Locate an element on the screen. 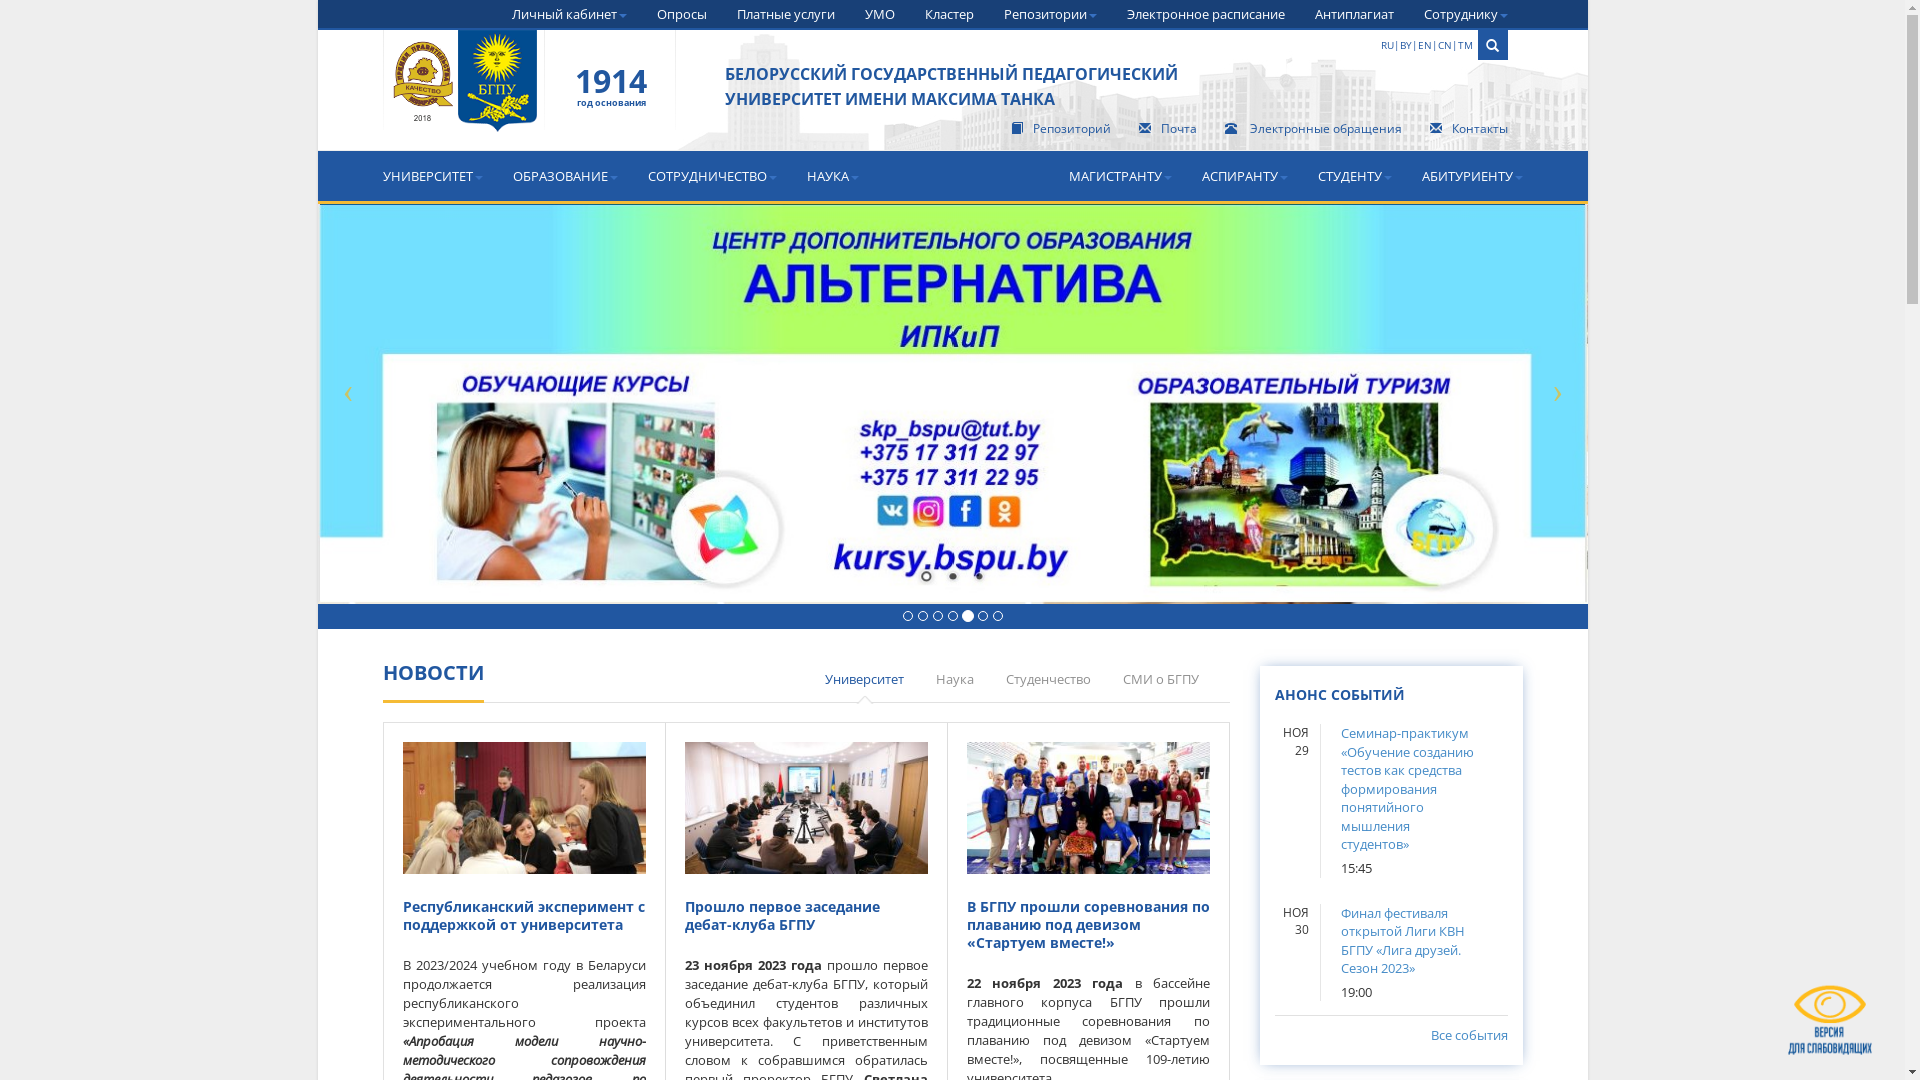 The width and height of the screenshot is (1920, 1080). 'CN' is located at coordinates (1444, 45).